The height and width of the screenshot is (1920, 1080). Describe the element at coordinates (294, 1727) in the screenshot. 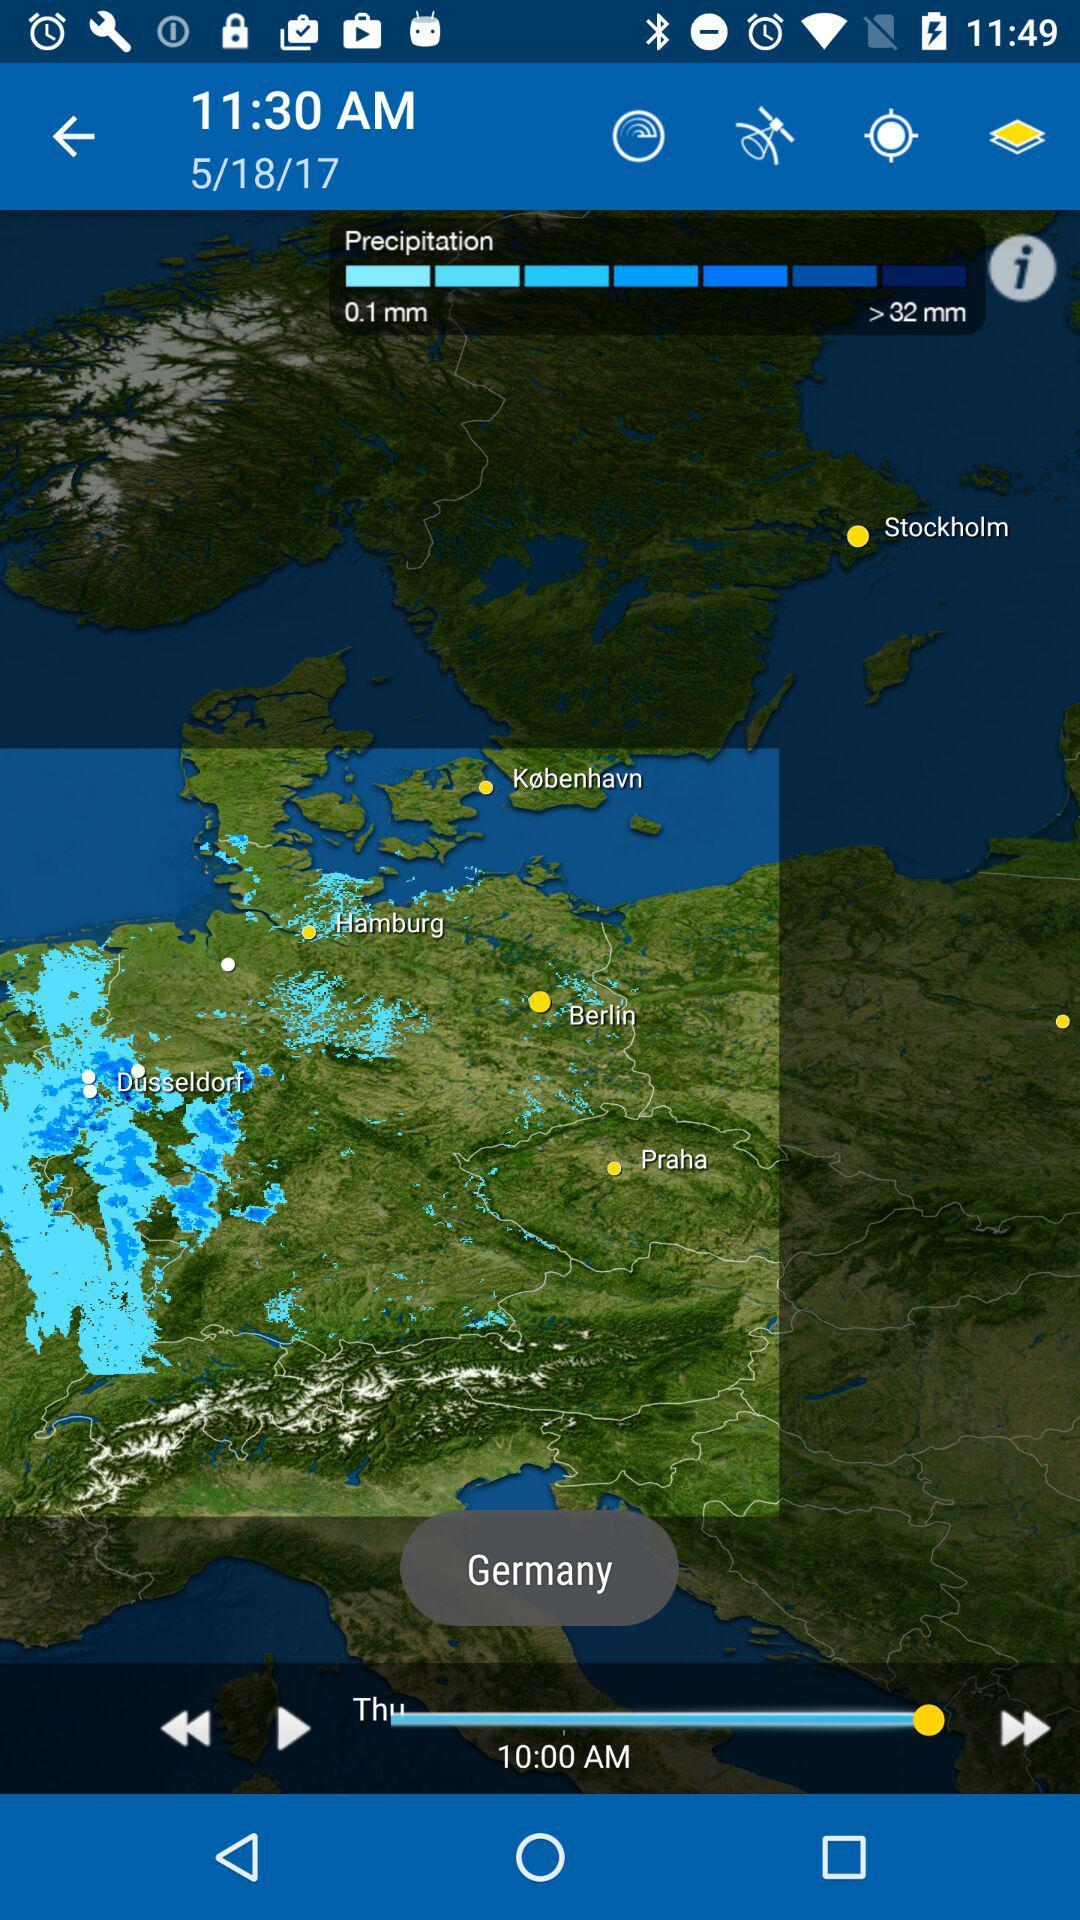

I see `play` at that location.